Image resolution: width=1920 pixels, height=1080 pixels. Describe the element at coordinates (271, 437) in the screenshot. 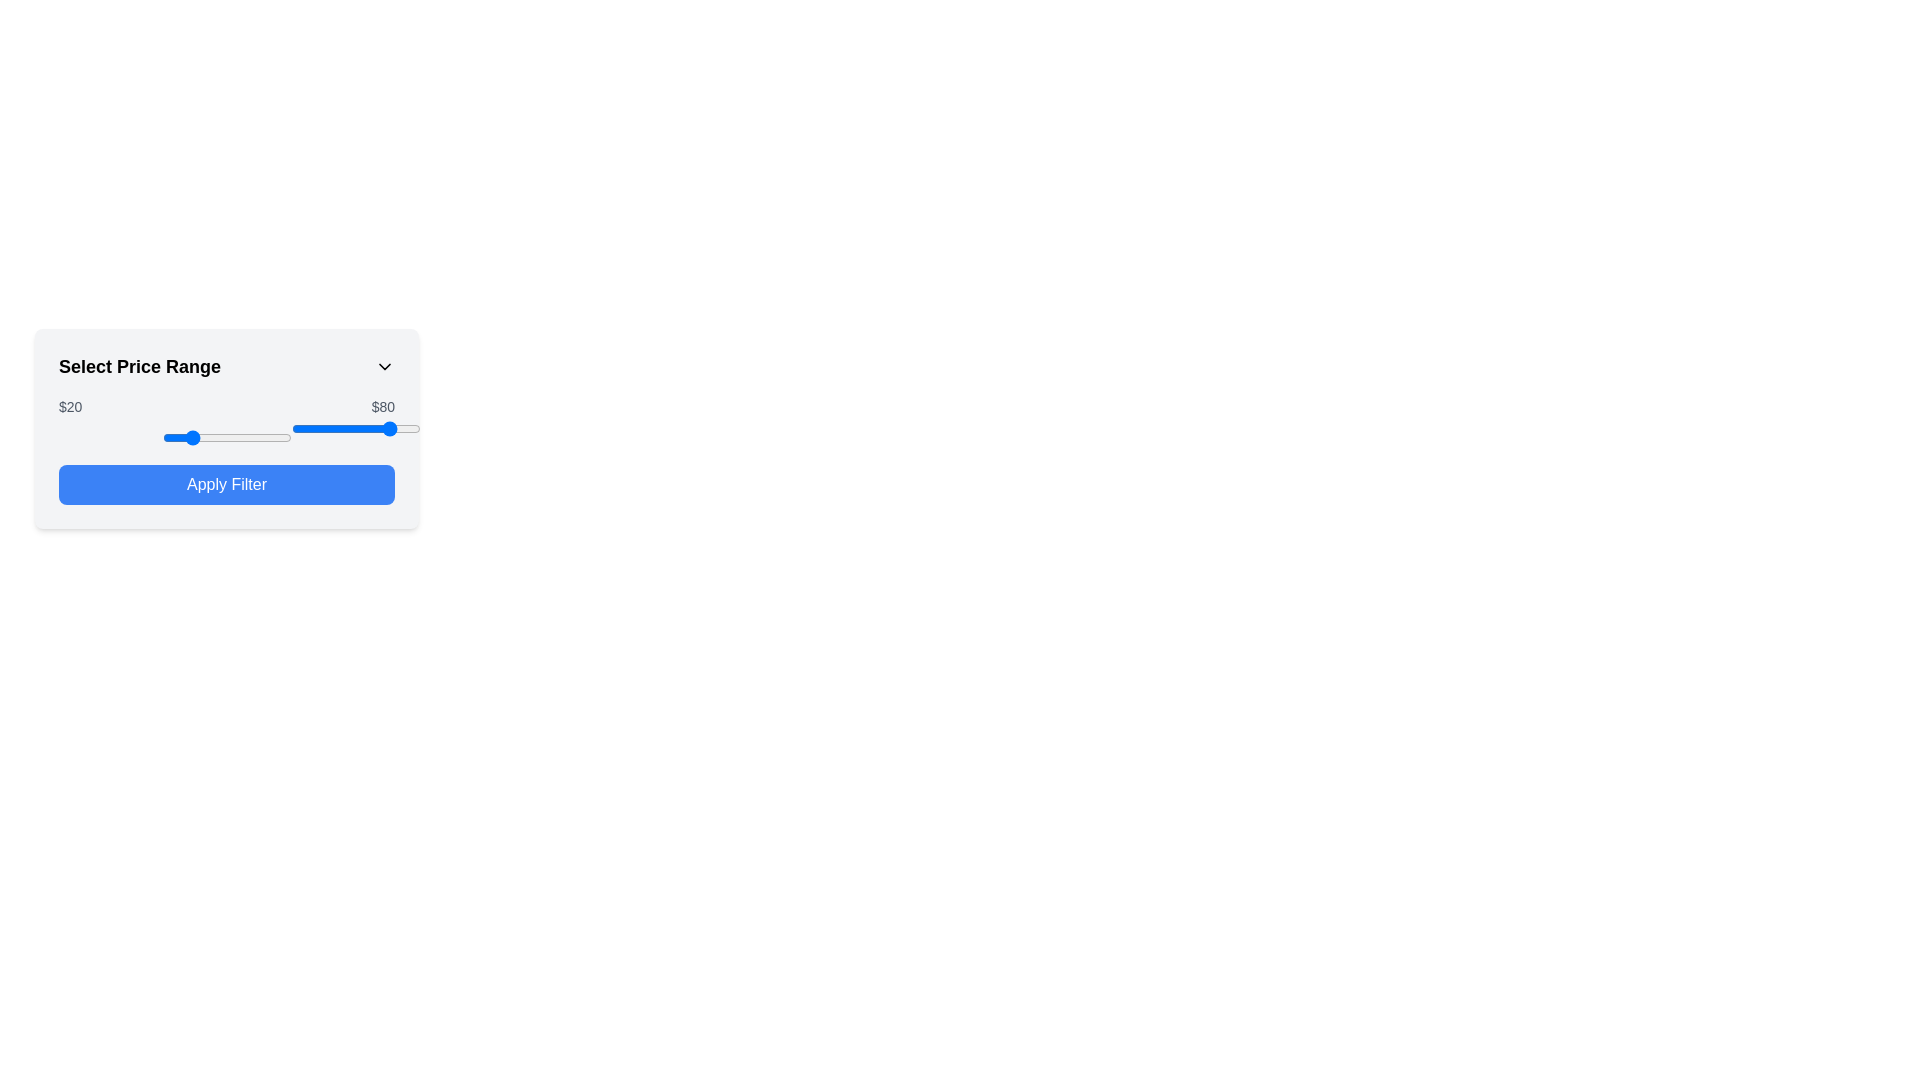

I see `the slider value` at that location.